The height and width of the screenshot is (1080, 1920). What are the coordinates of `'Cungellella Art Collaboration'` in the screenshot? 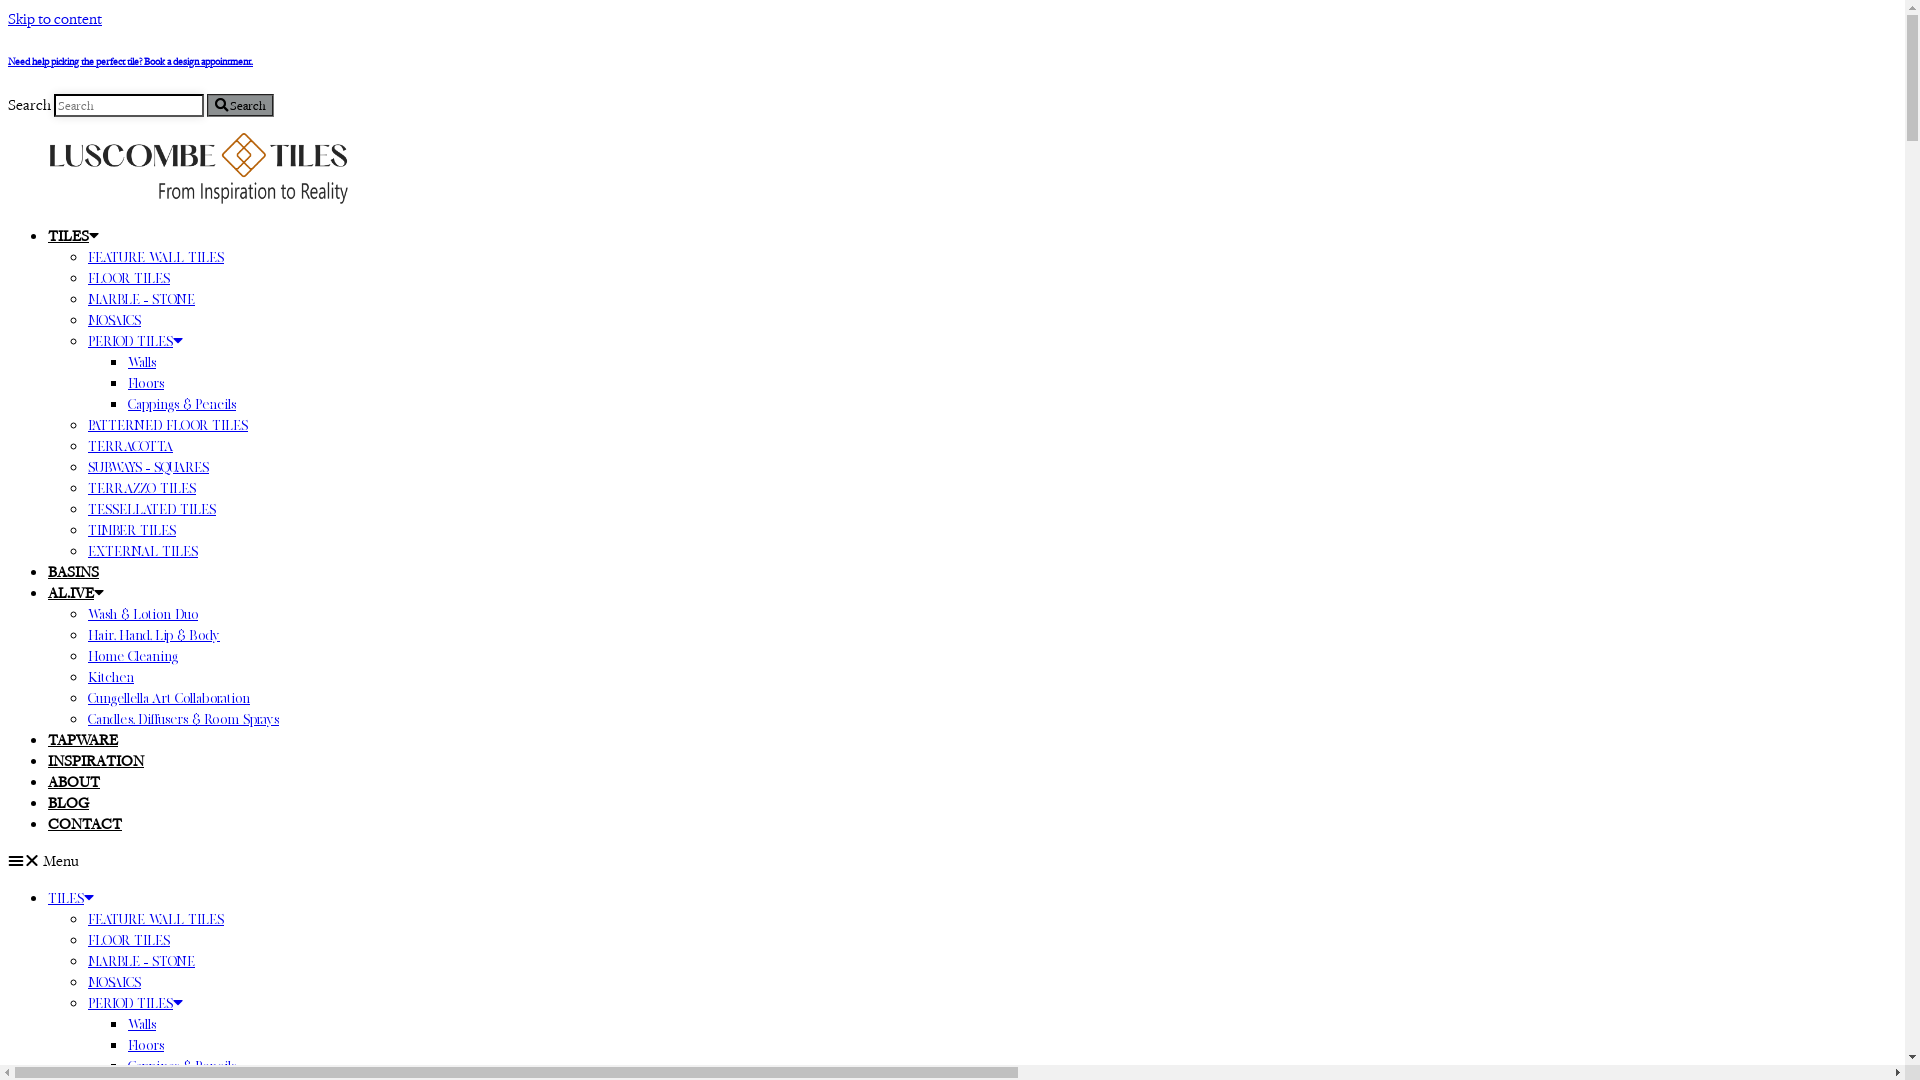 It's located at (168, 697).